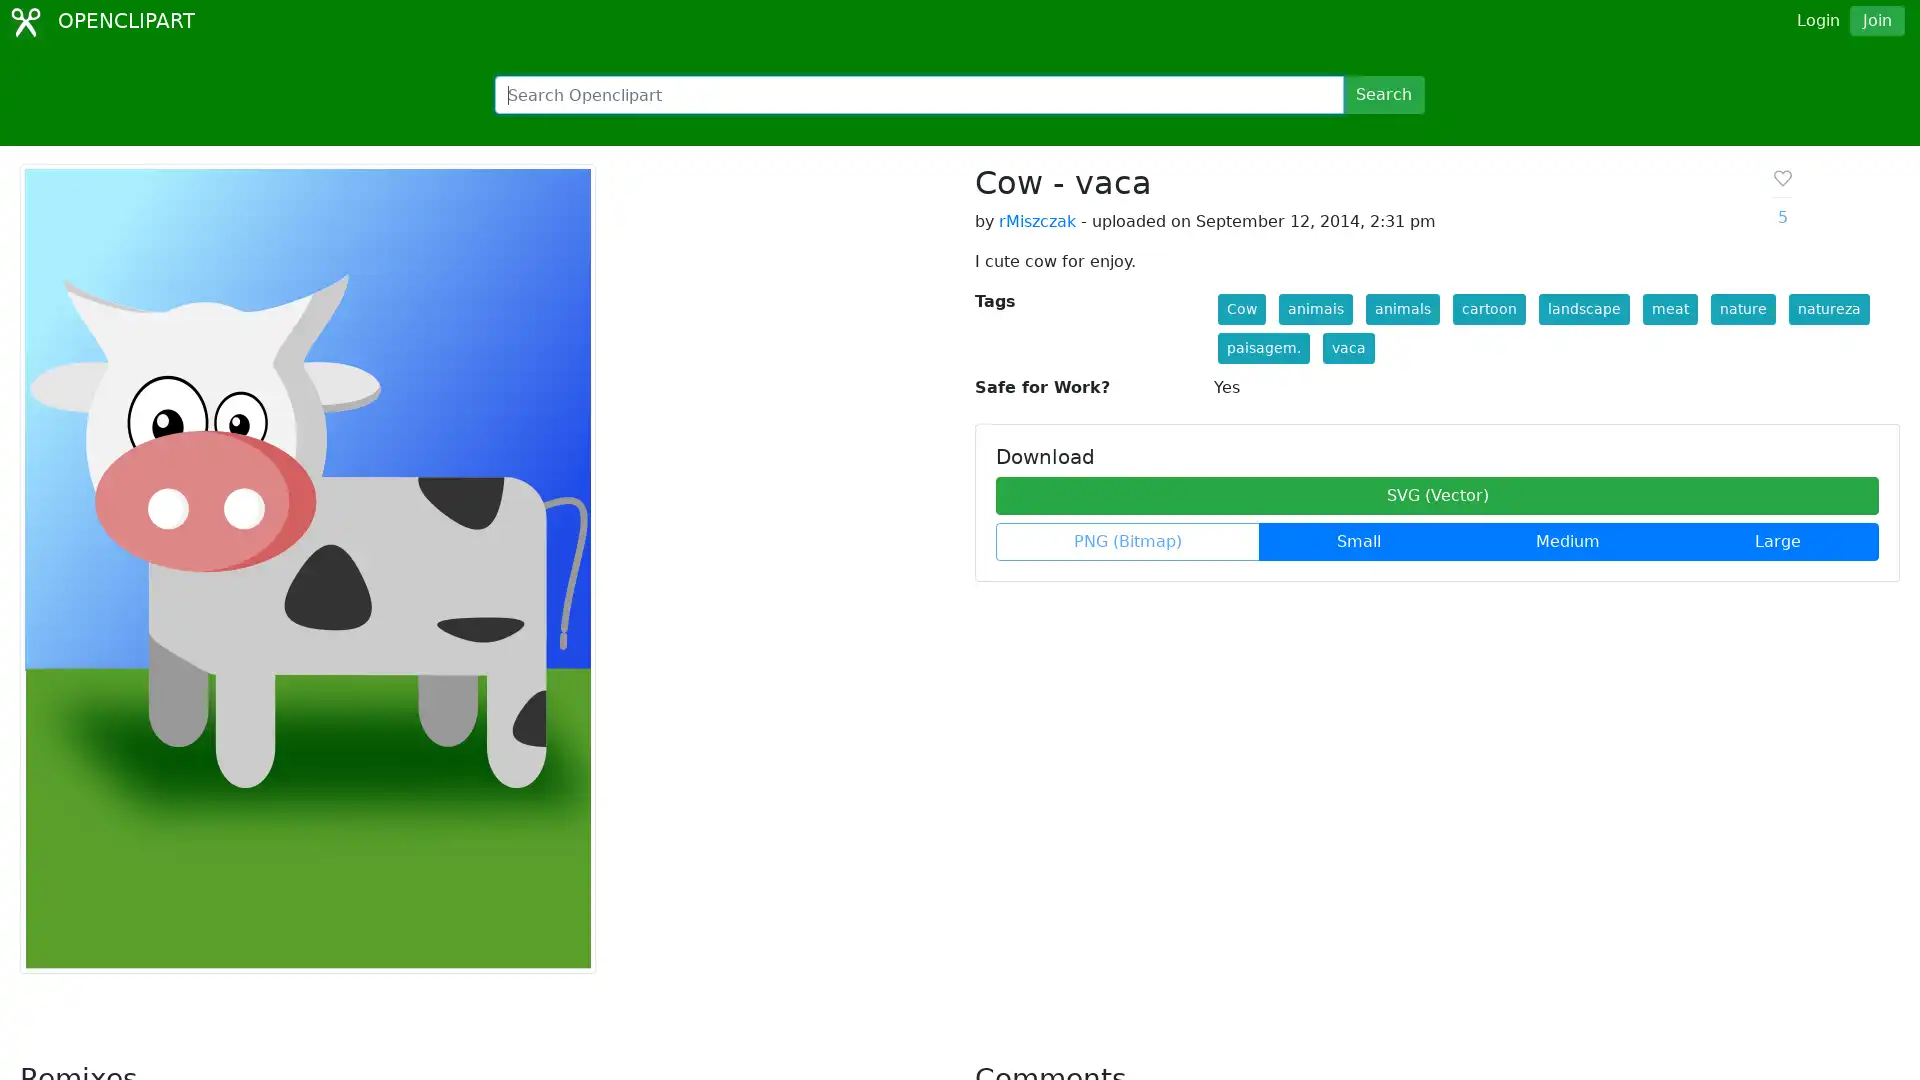  I want to click on natureza, so click(1828, 309).